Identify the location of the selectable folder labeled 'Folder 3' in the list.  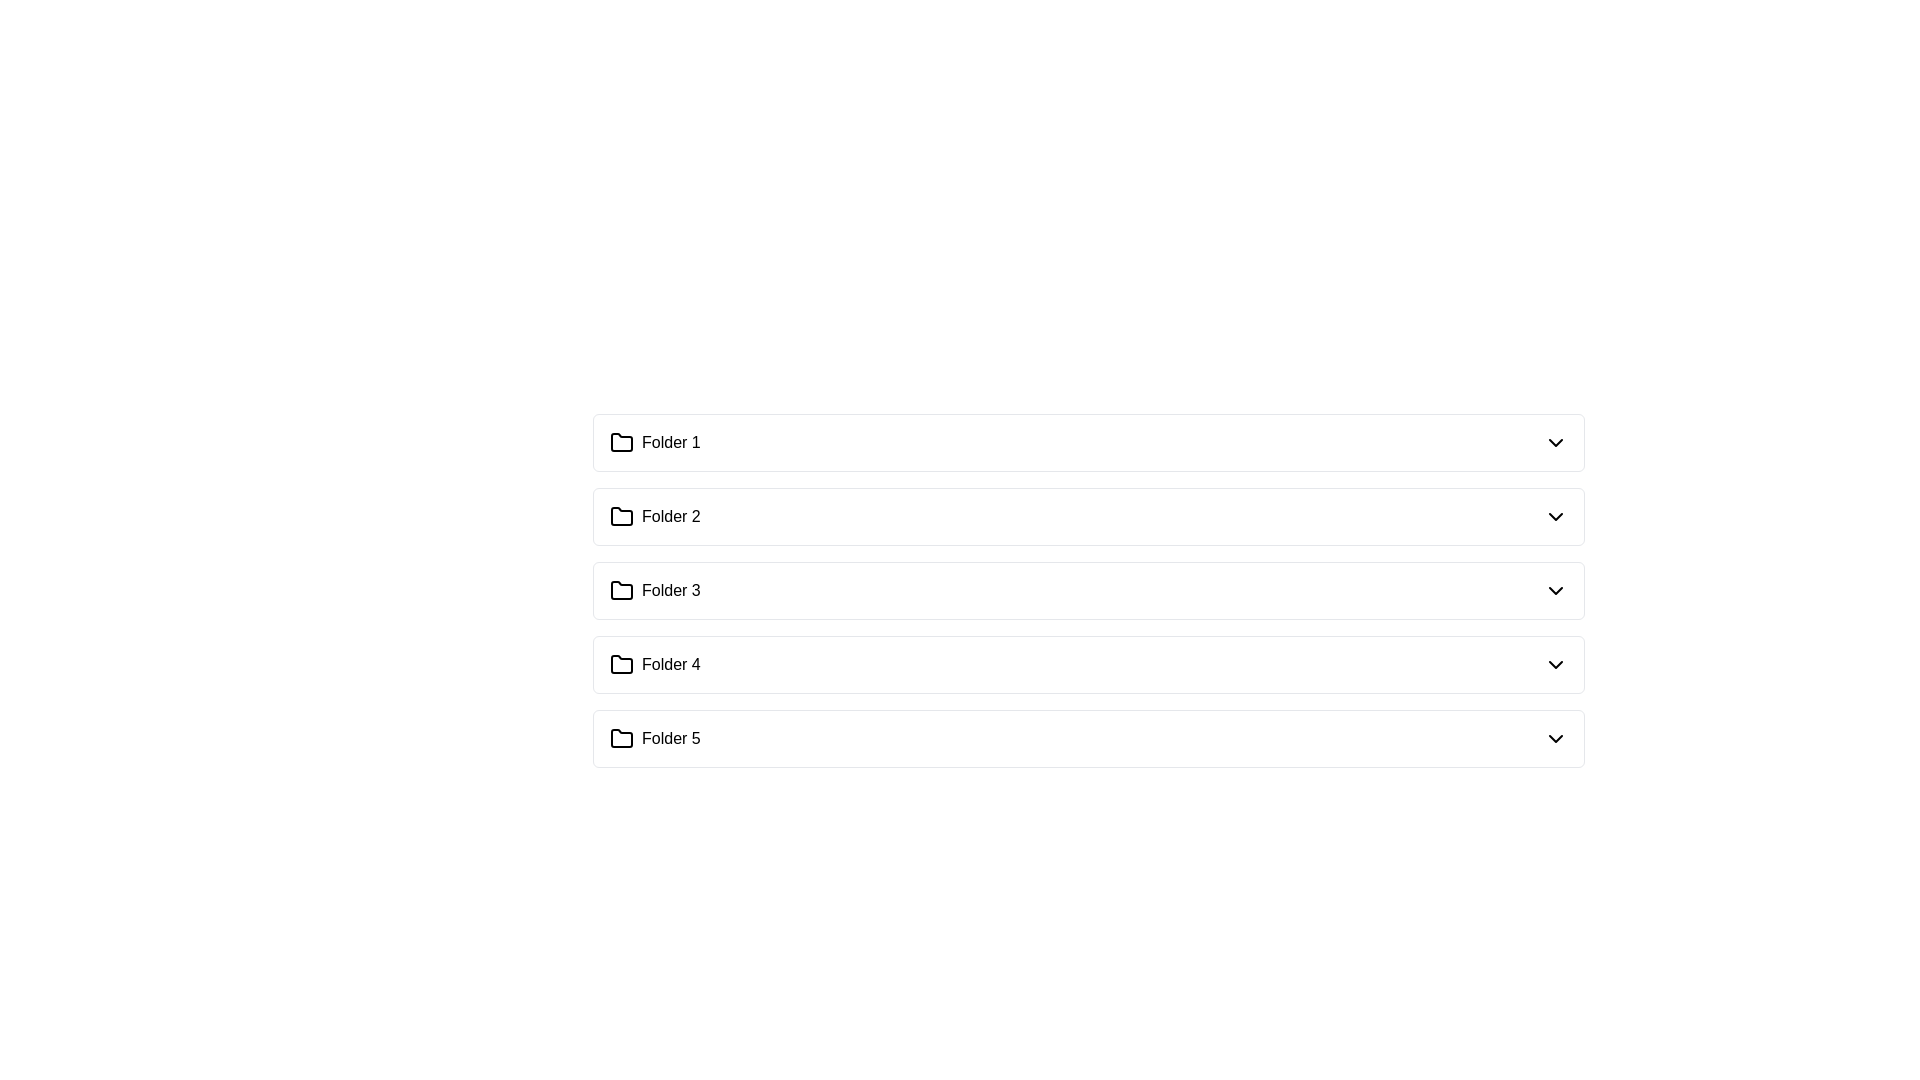
(654, 589).